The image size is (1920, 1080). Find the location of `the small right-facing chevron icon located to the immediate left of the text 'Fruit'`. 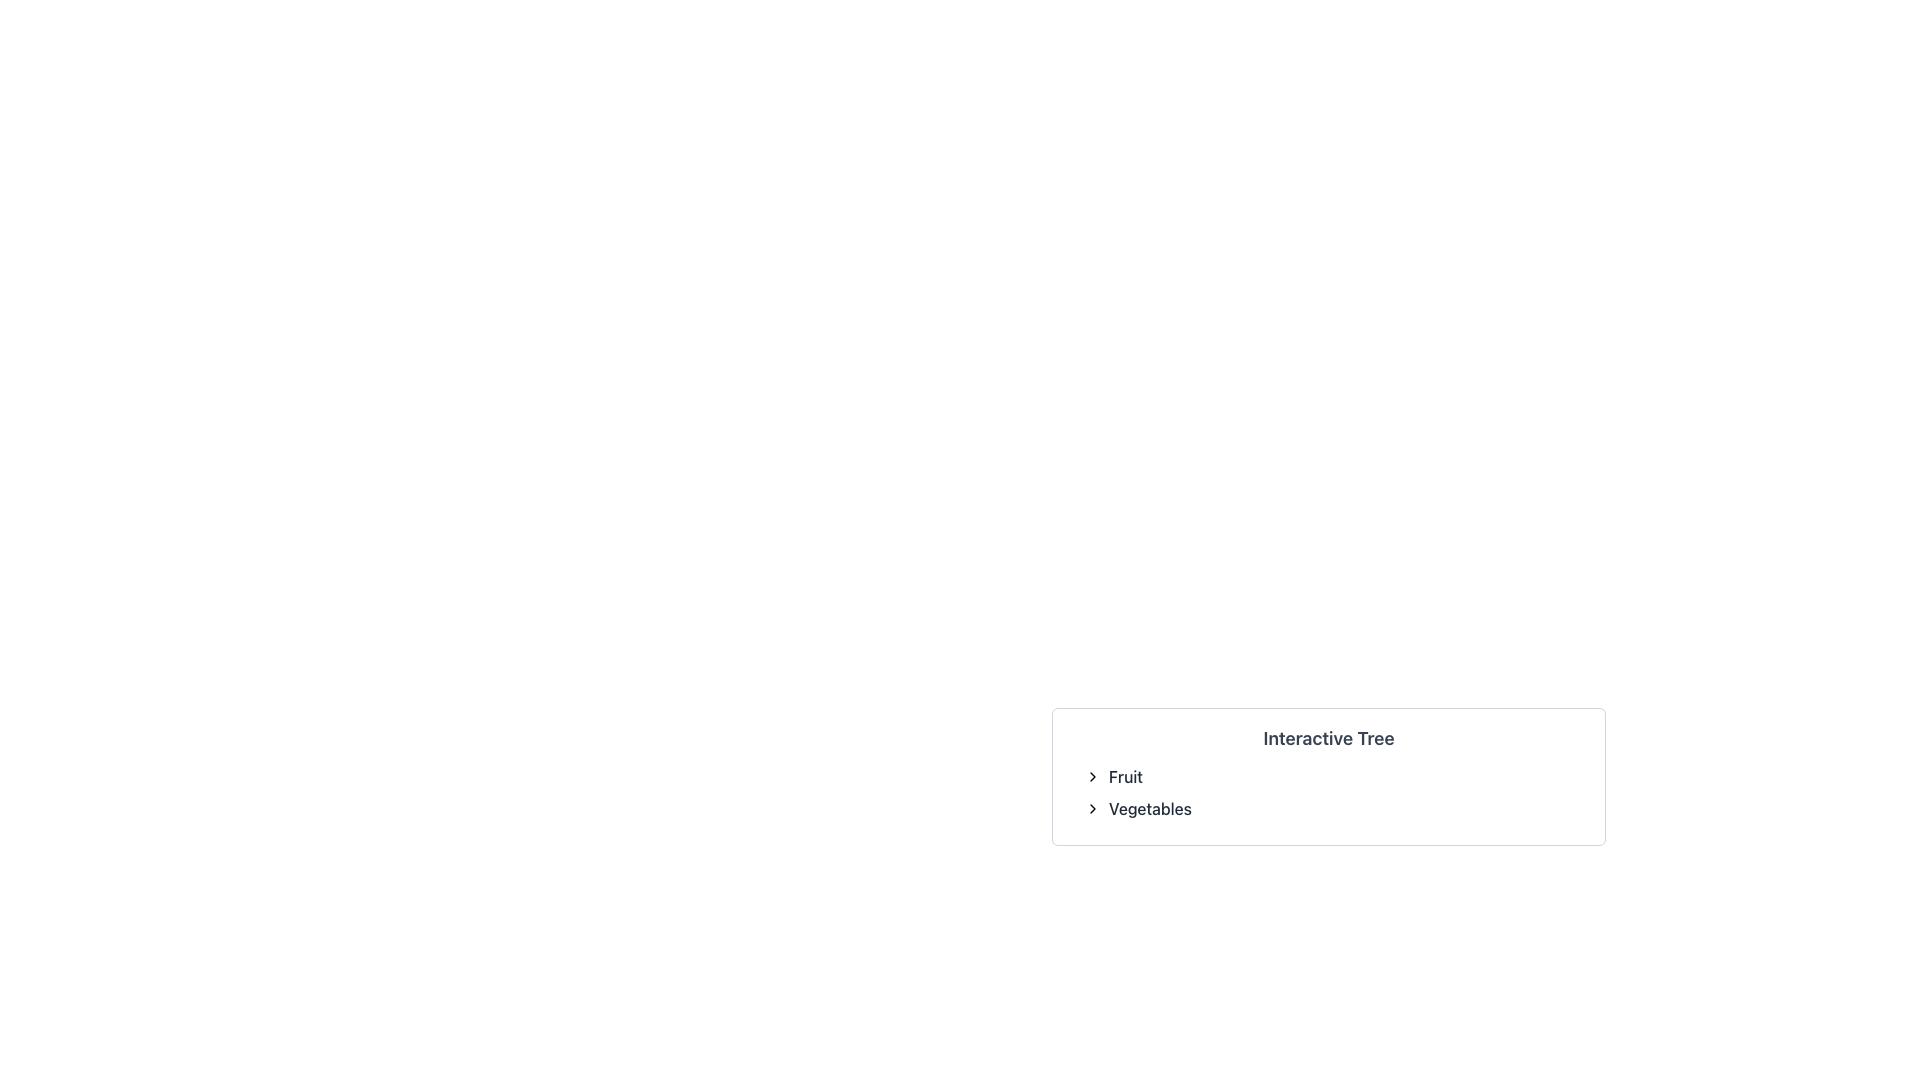

the small right-facing chevron icon located to the immediate left of the text 'Fruit' is located at coordinates (1092, 775).